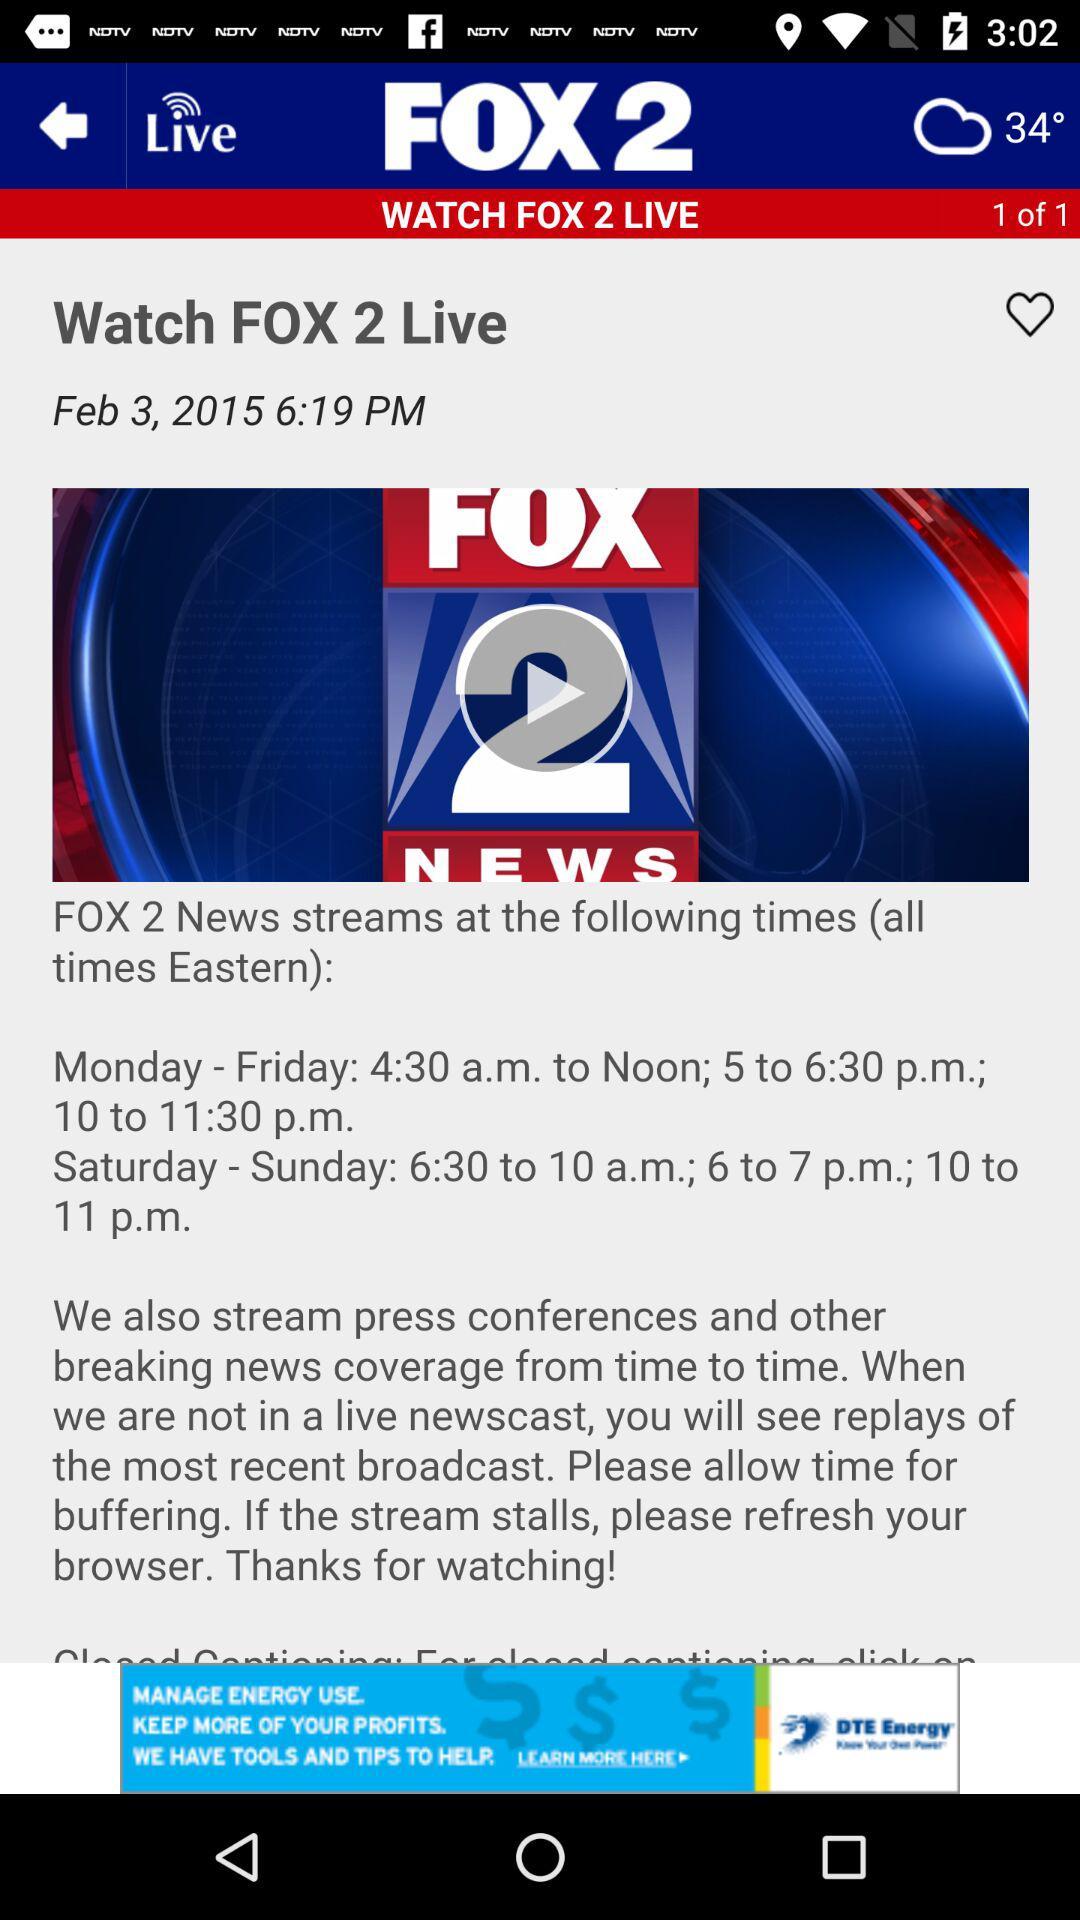  Describe the element at coordinates (540, 124) in the screenshot. I see `advertisement` at that location.